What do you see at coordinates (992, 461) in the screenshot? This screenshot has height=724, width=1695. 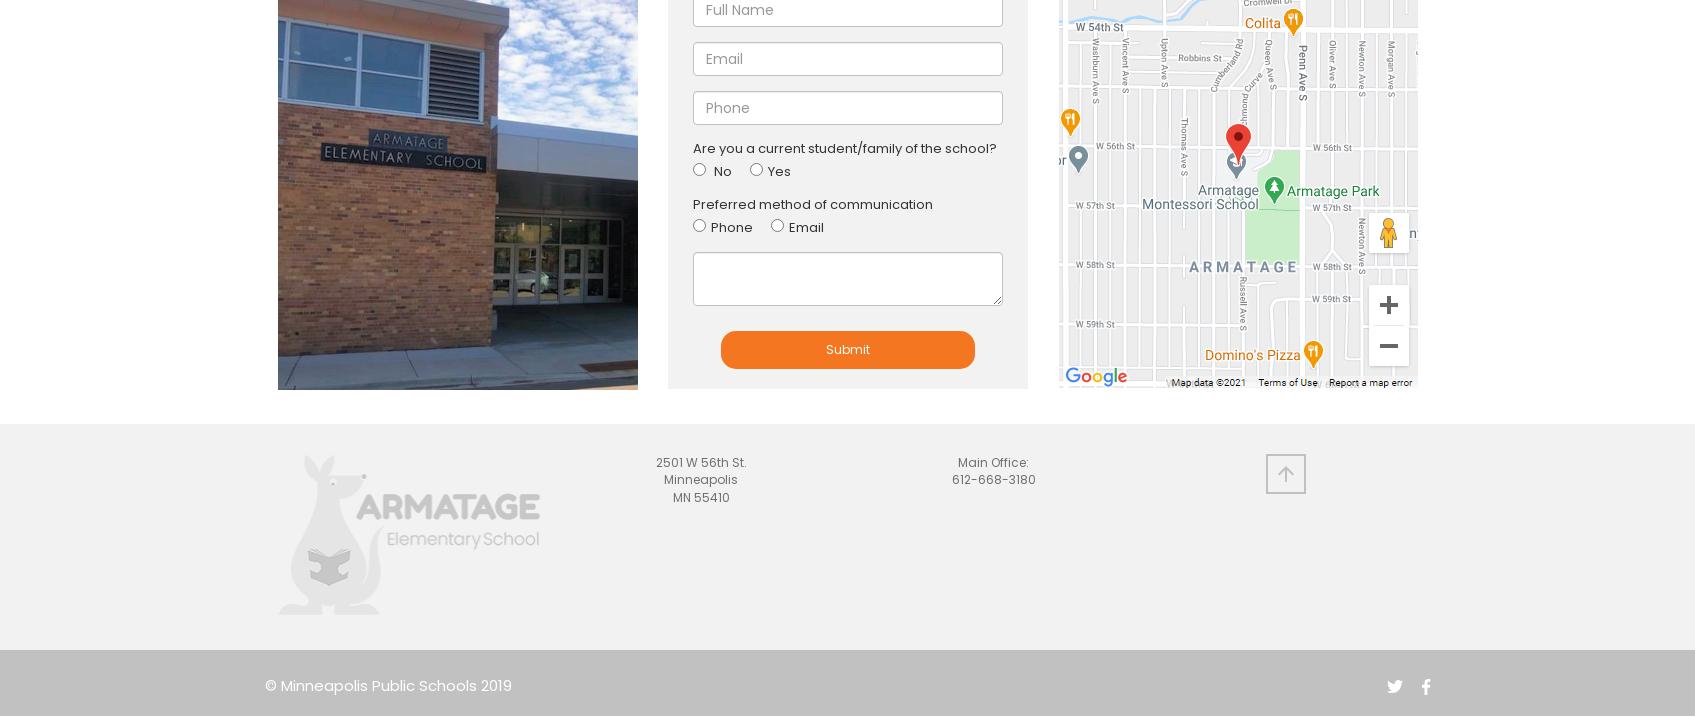 I see `'Main Office:'` at bounding box center [992, 461].